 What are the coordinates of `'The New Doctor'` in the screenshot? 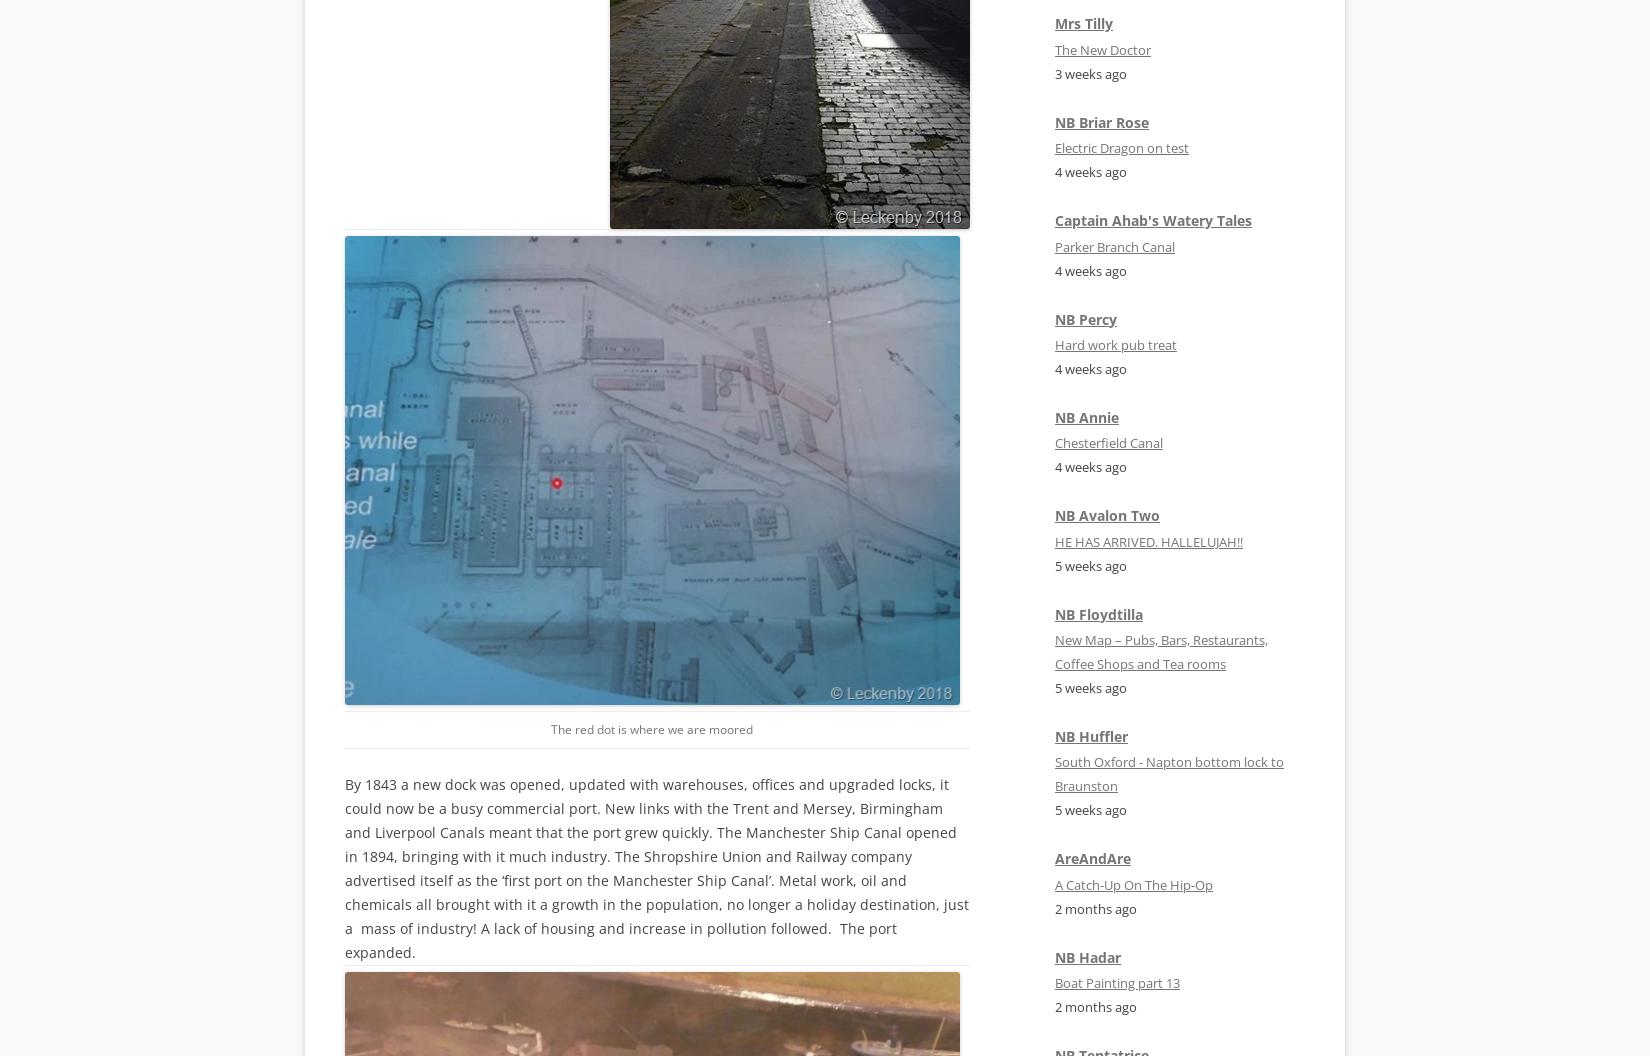 It's located at (1103, 48).